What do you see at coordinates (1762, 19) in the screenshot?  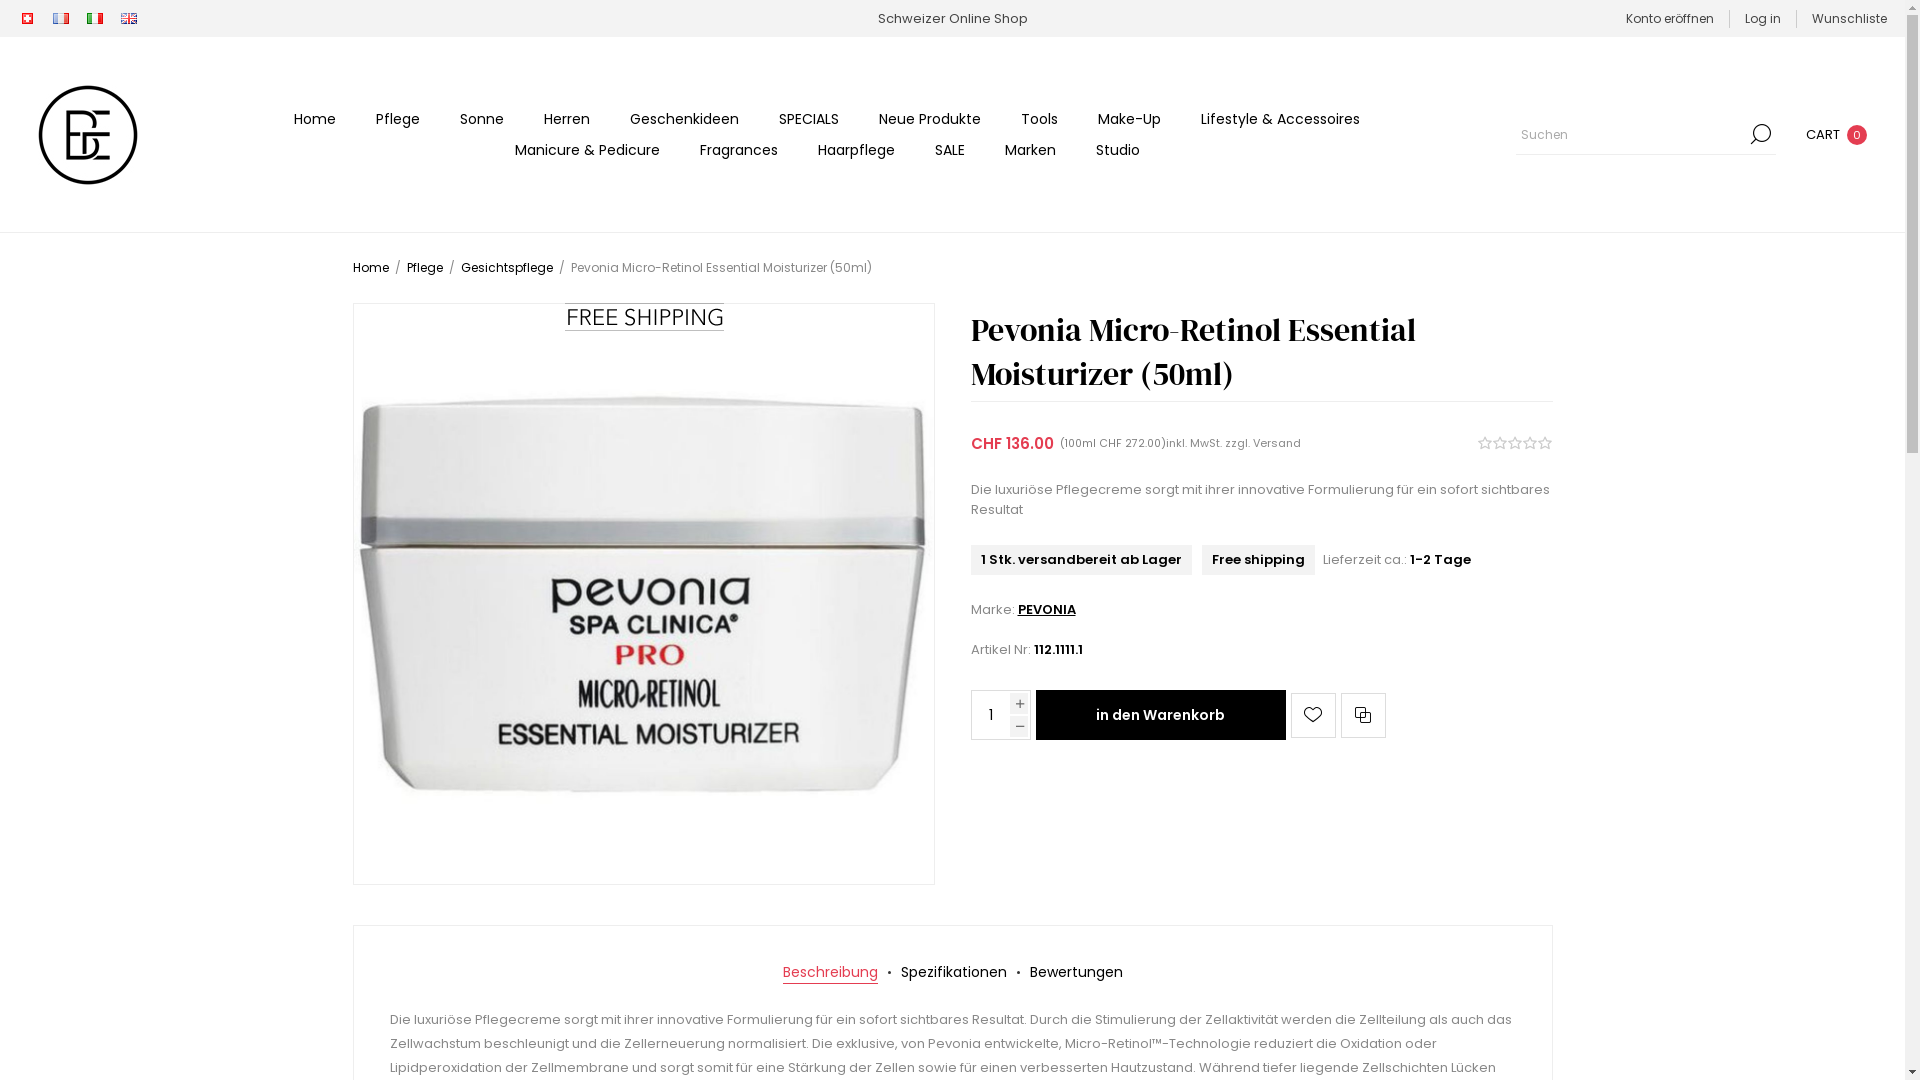 I see `'Log in'` at bounding box center [1762, 19].